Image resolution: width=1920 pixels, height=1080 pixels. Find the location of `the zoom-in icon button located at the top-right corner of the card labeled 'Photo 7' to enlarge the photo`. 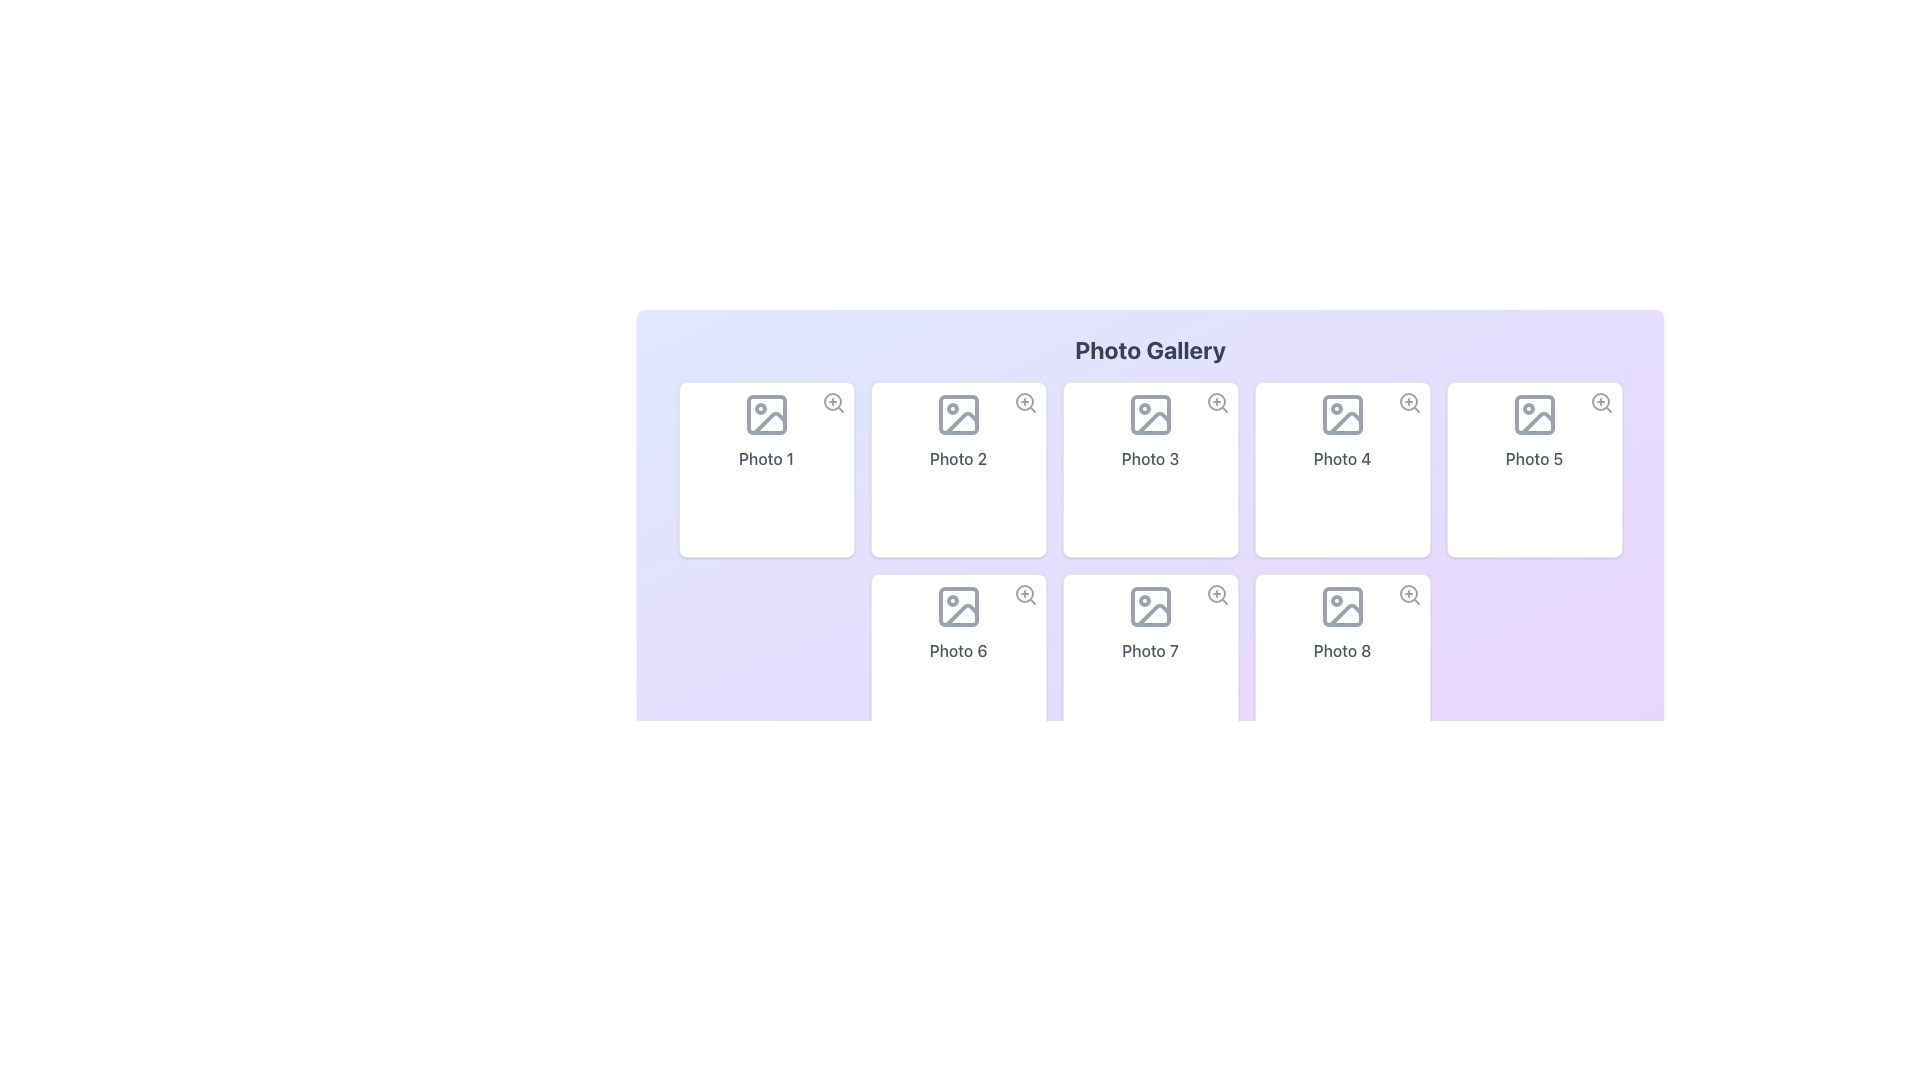

the zoom-in icon button located at the top-right corner of the card labeled 'Photo 7' to enlarge the photo is located at coordinates (1216, 593).